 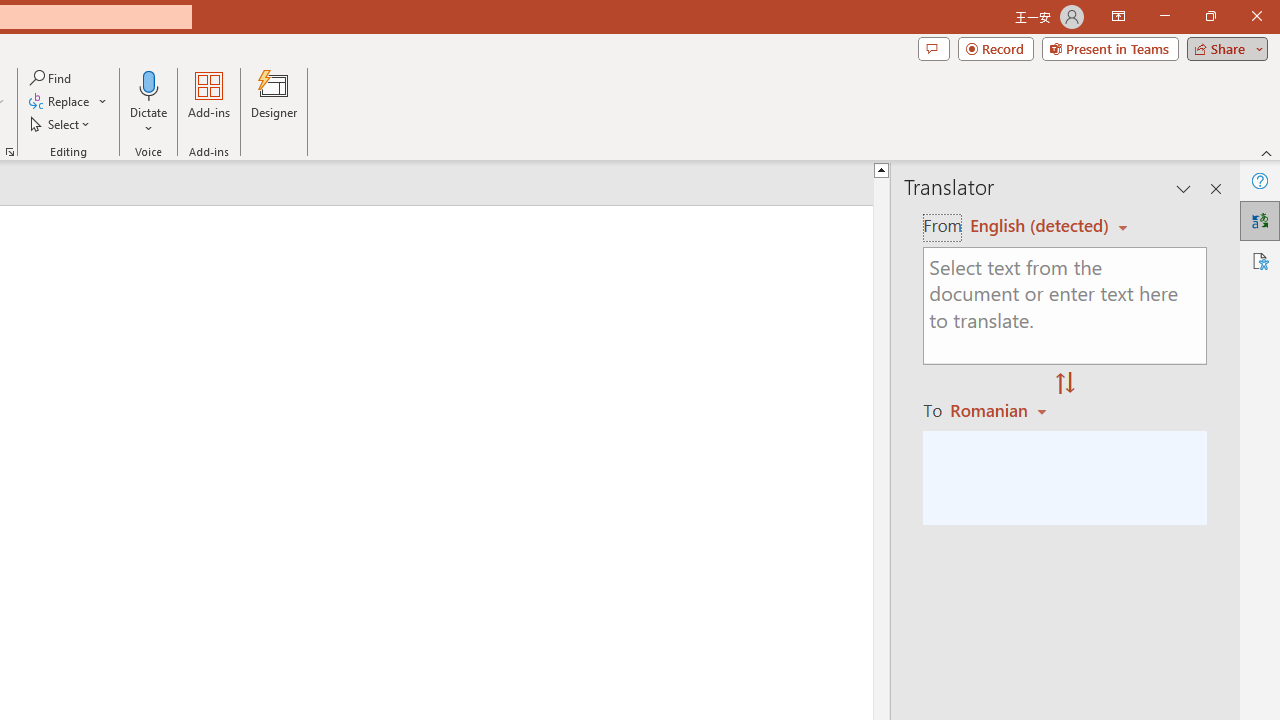 What do you see at coordinates (1109, 47) in the screenshot?
I see `'Present in Teams'` at bounding box center [1109, 47].